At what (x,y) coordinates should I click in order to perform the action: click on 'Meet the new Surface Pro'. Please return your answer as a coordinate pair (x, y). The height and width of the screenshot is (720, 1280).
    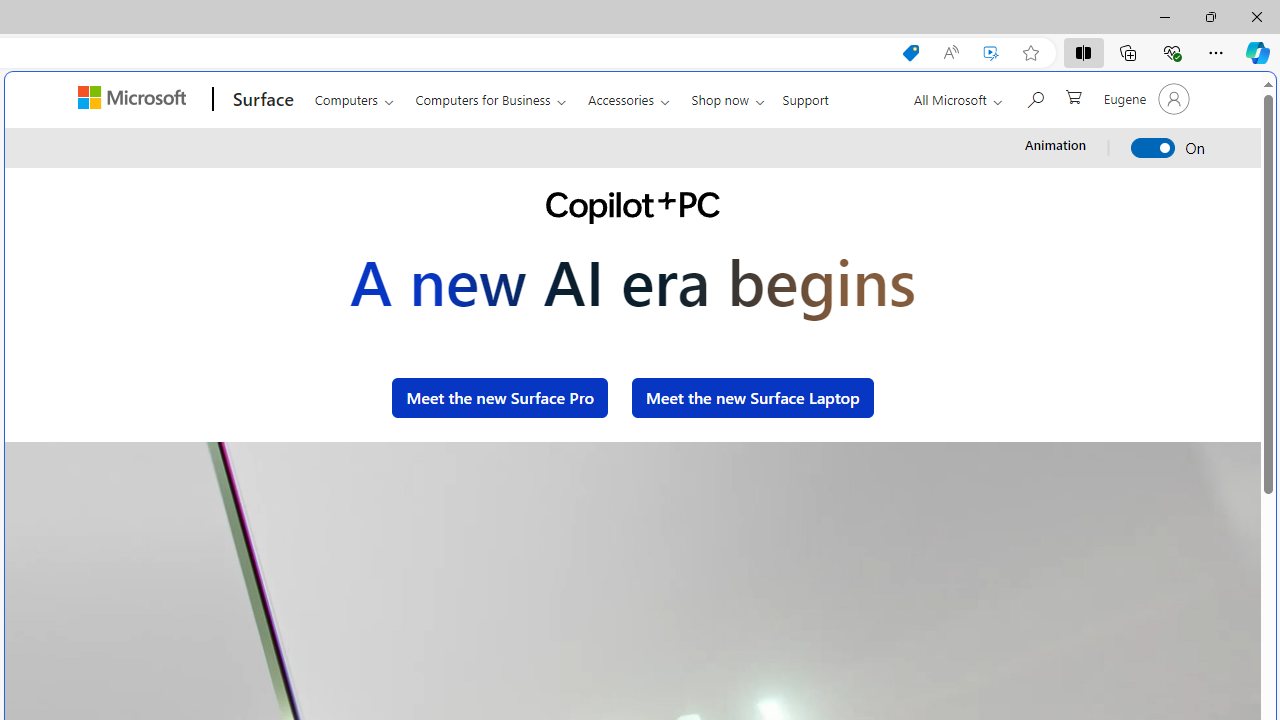
    Looking at the image, I should click on (499, 397).